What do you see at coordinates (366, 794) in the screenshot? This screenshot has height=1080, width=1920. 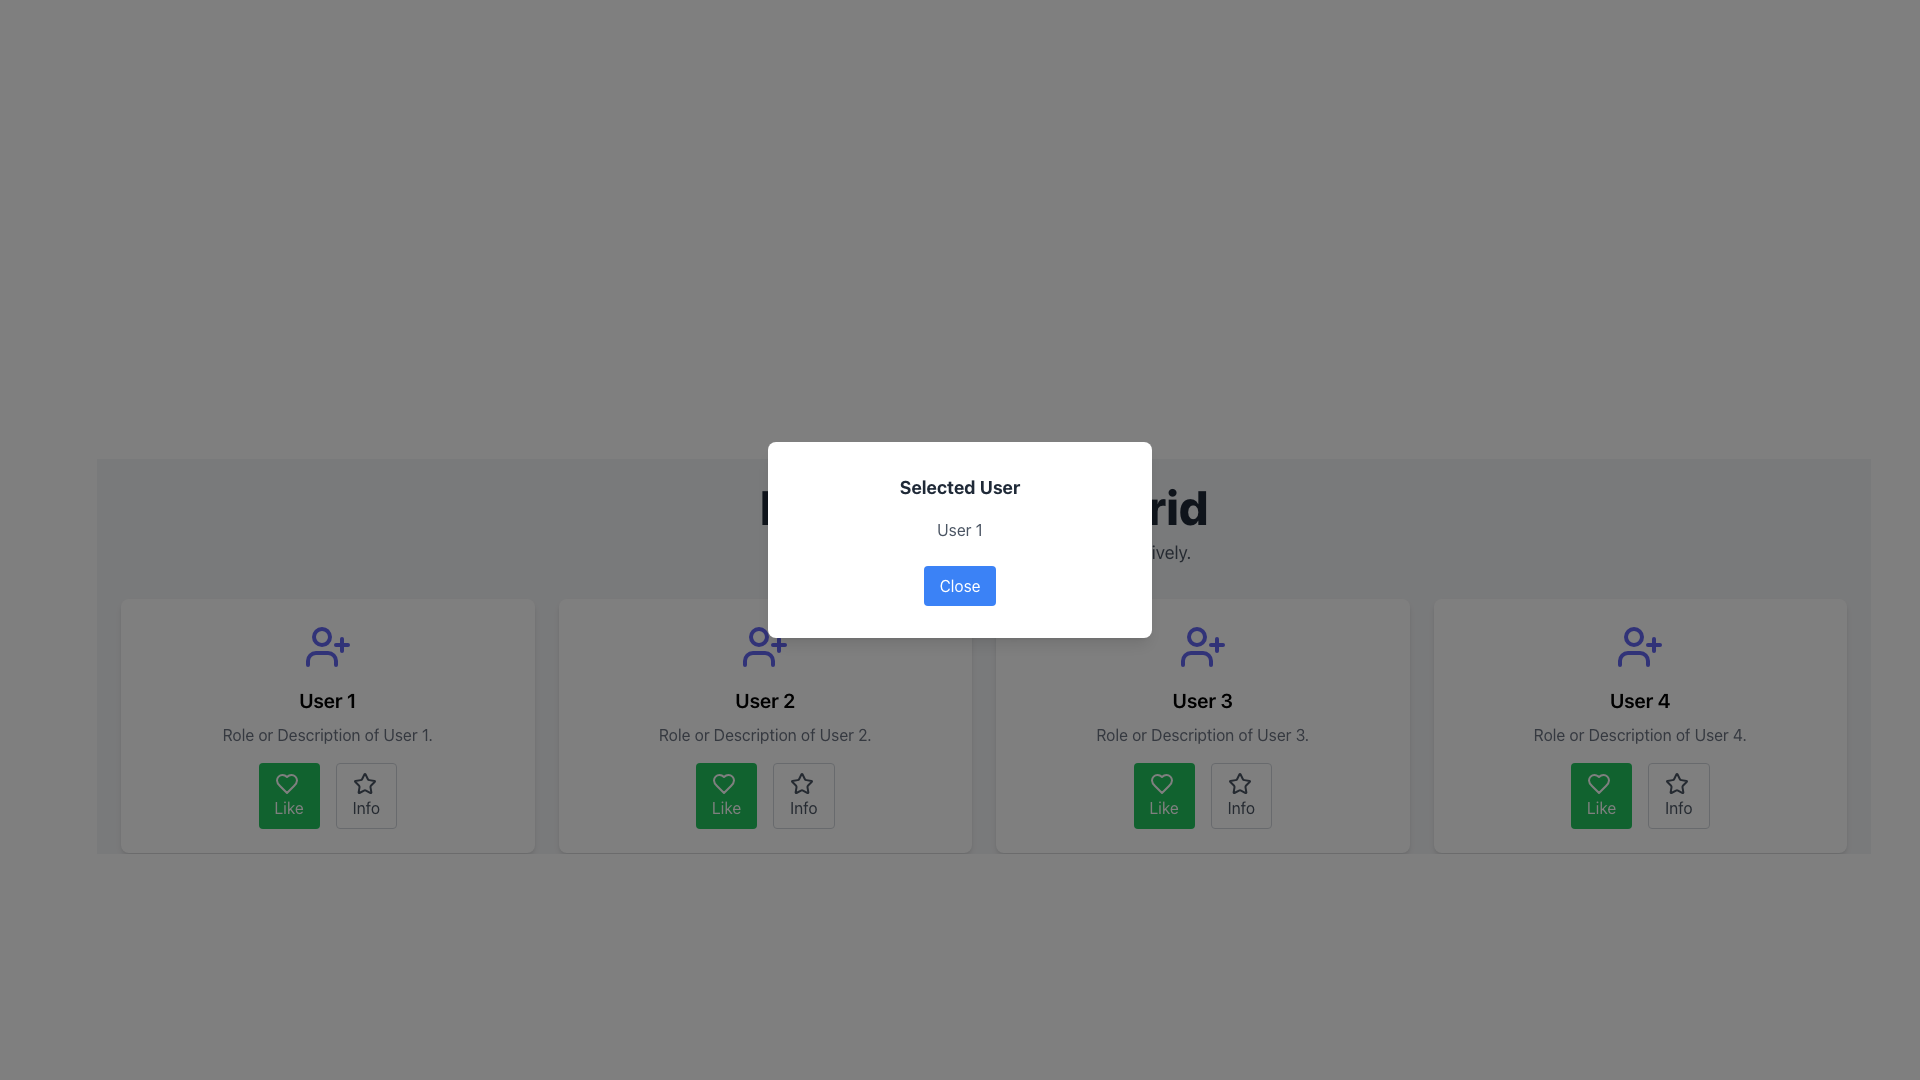 I see `the 'Info' button, which is styled with a light gray border and has a star icon above the centered text` at bounding box center [366, 794].